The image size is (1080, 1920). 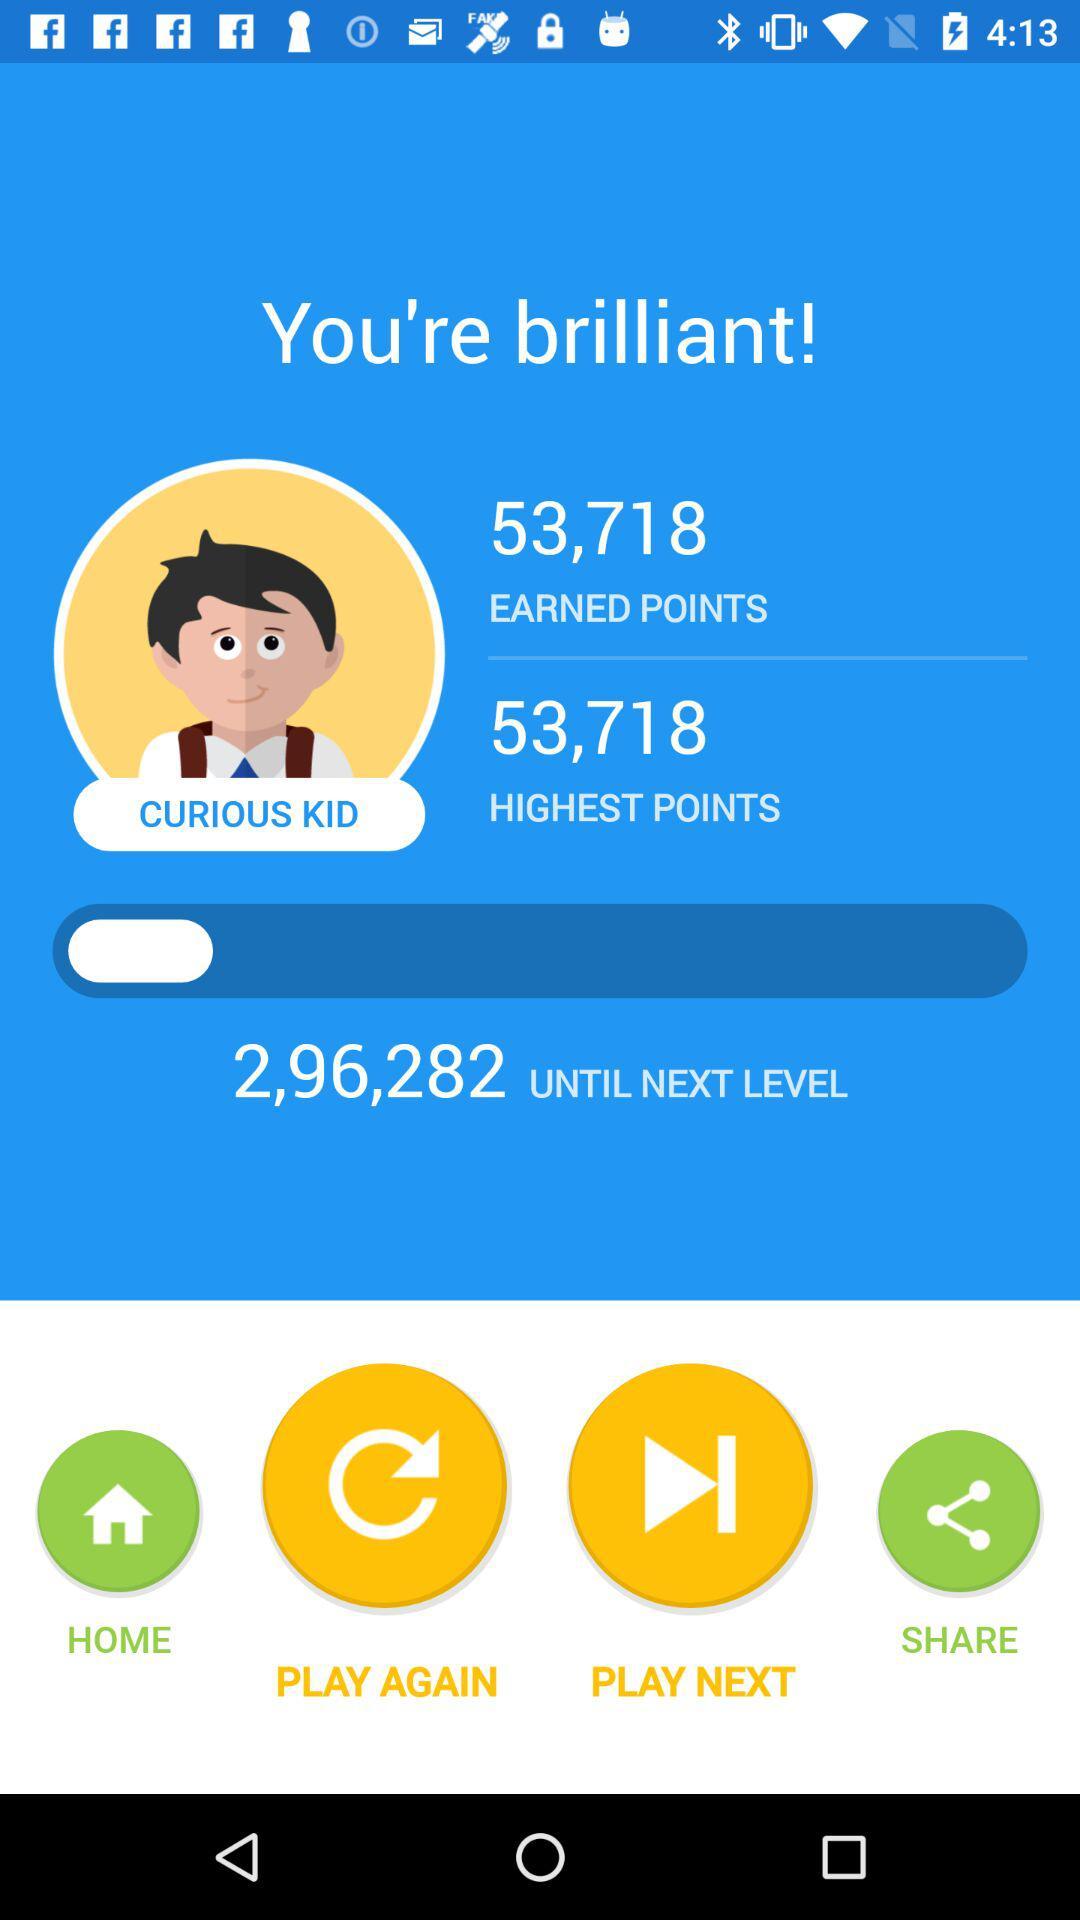 I want to click on item to the left of share, so click(x=691, y=1680).